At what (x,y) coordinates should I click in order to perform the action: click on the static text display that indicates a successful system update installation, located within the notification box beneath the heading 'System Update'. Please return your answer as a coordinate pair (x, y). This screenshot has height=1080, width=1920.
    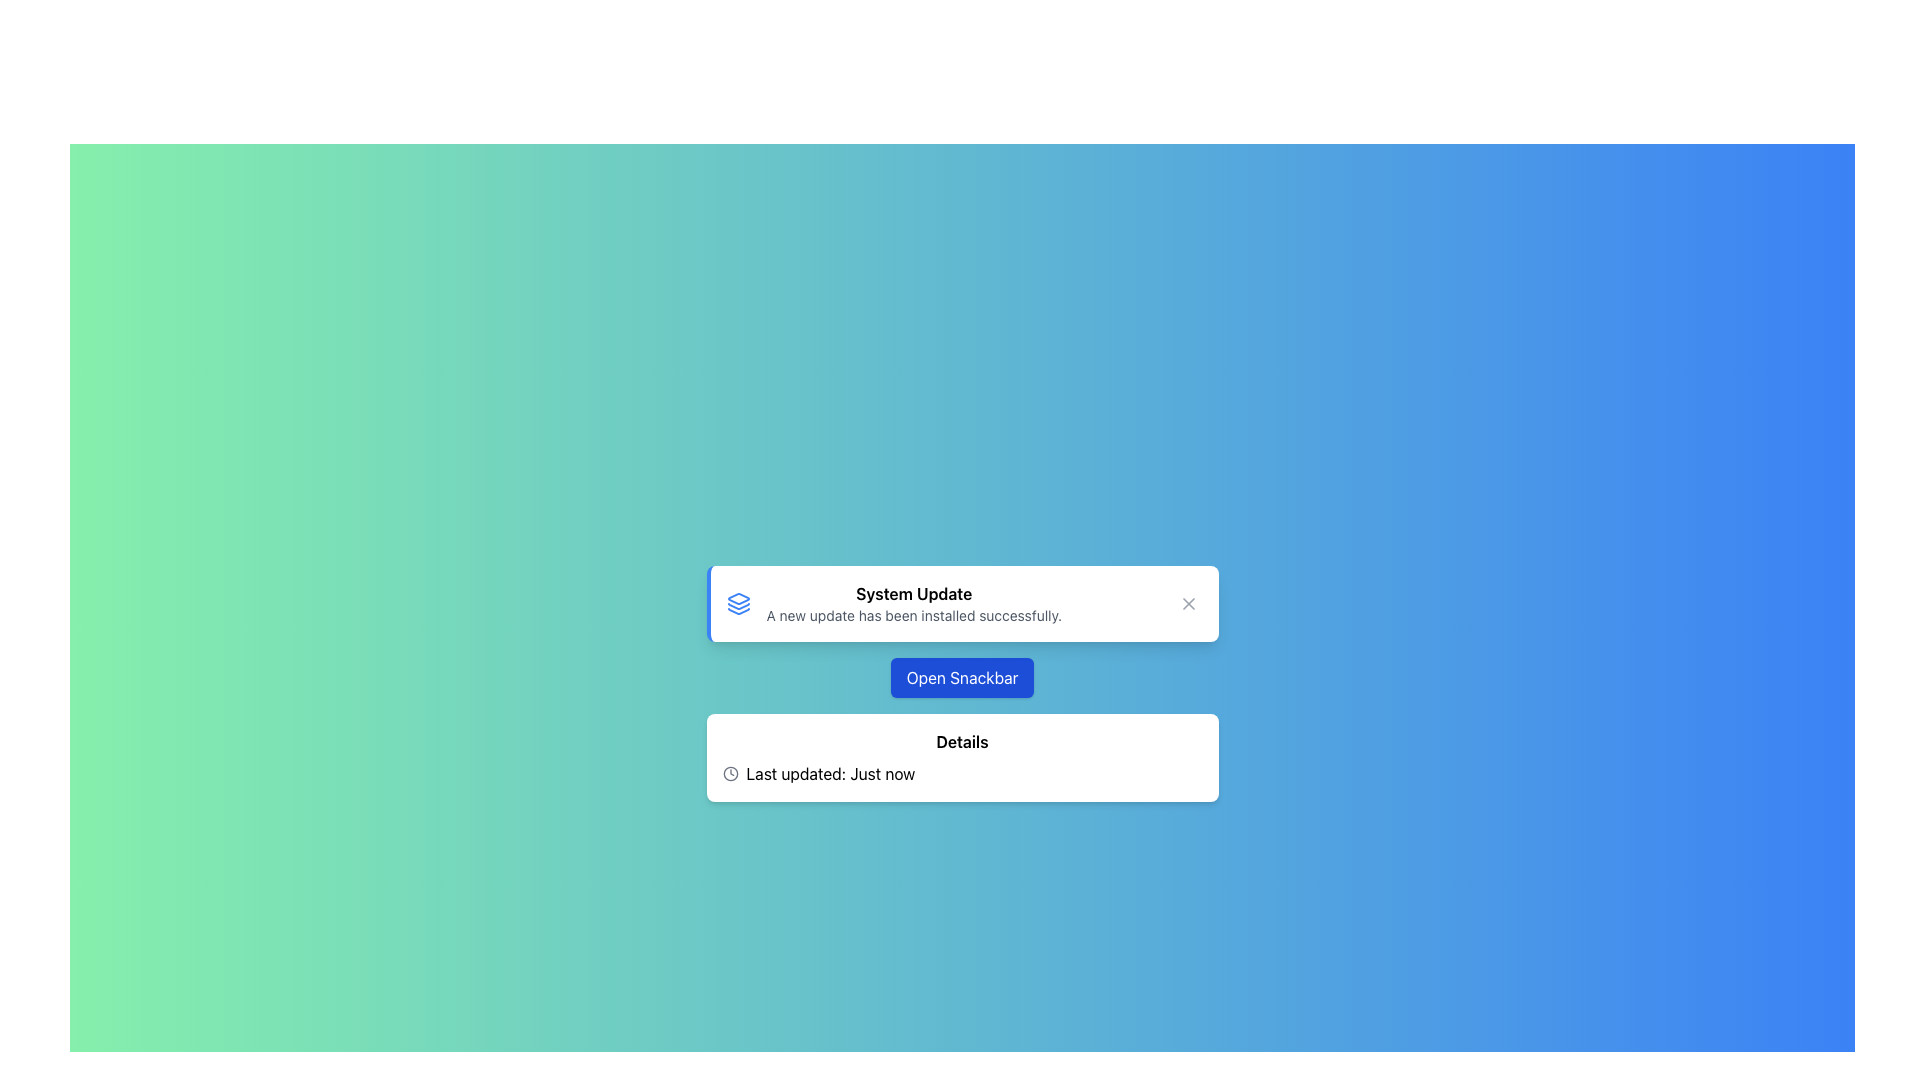
    Looking at the image, I should click on (913, 615).